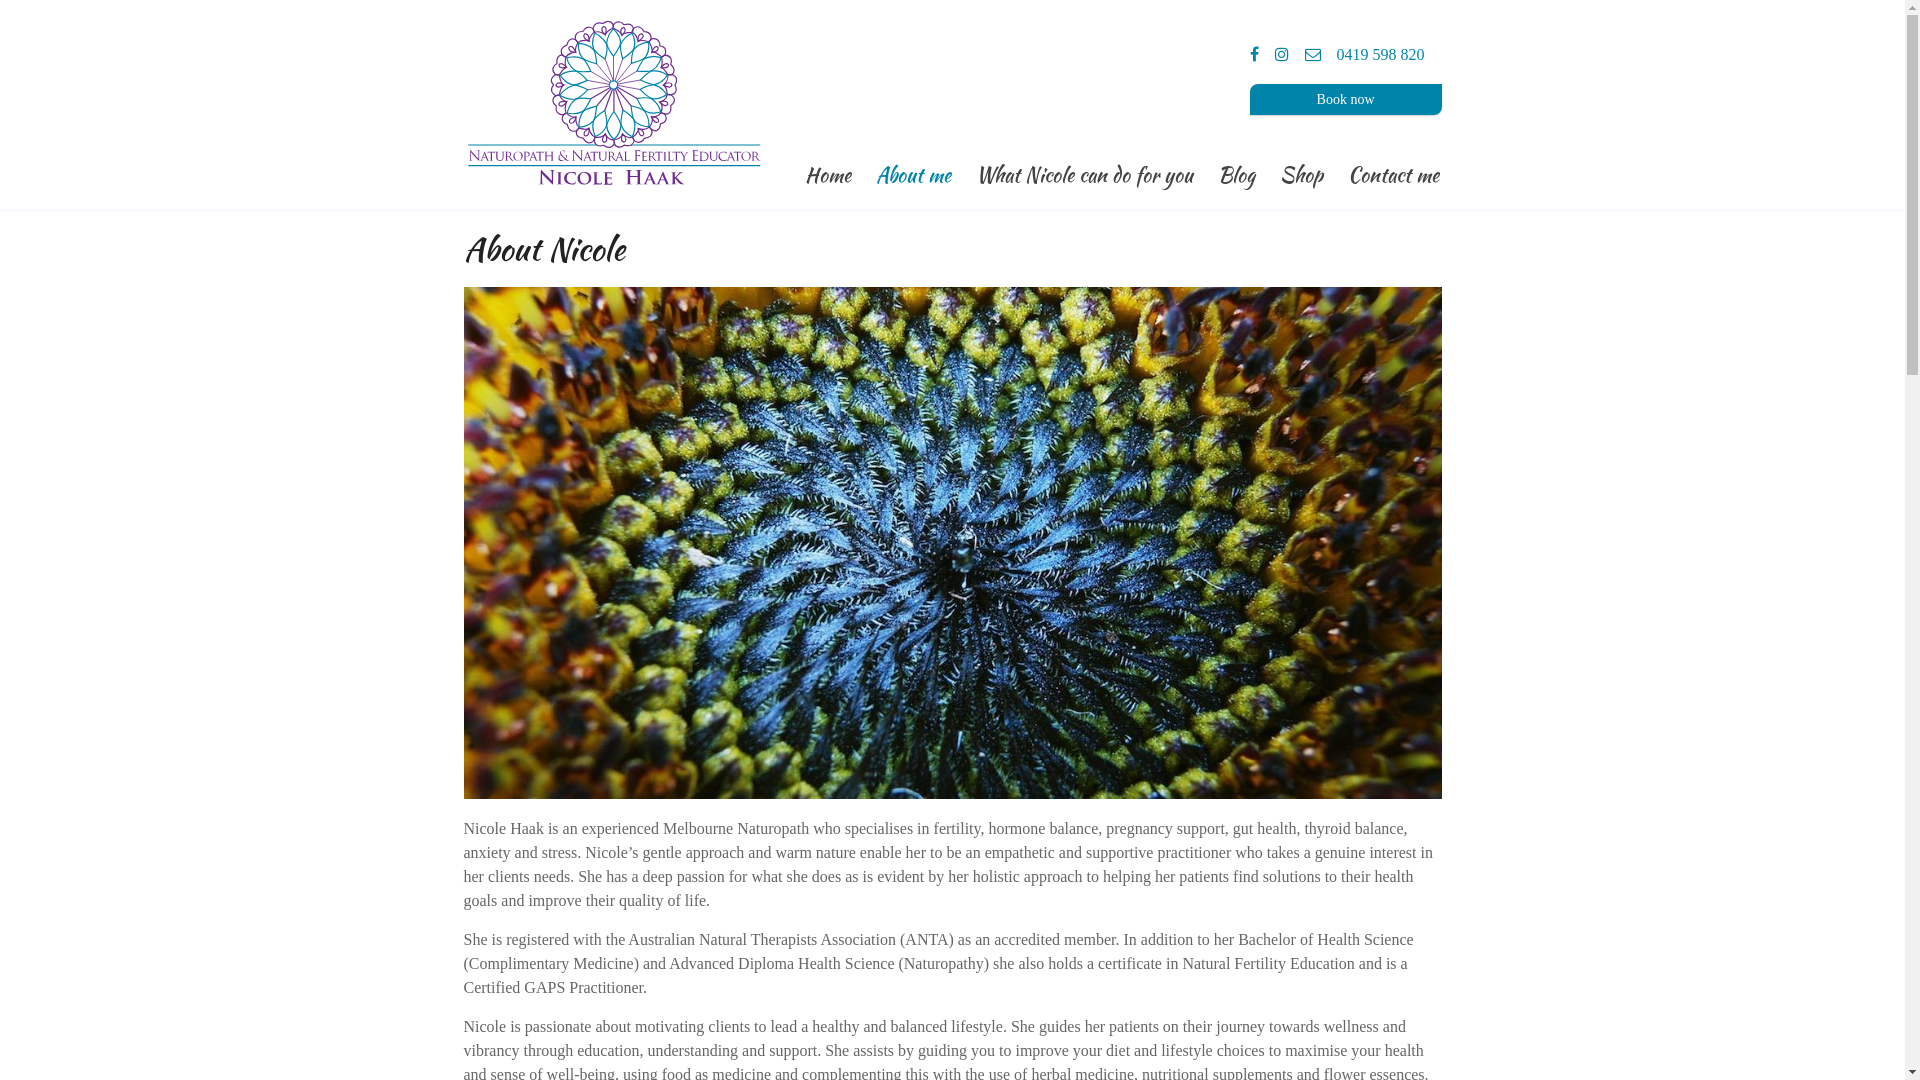 The image size is (1920, 1080). What do you see at coordinates (1301, 171) in the screenshot?
I see `'Shop'` at bounding box center [1301, 171].